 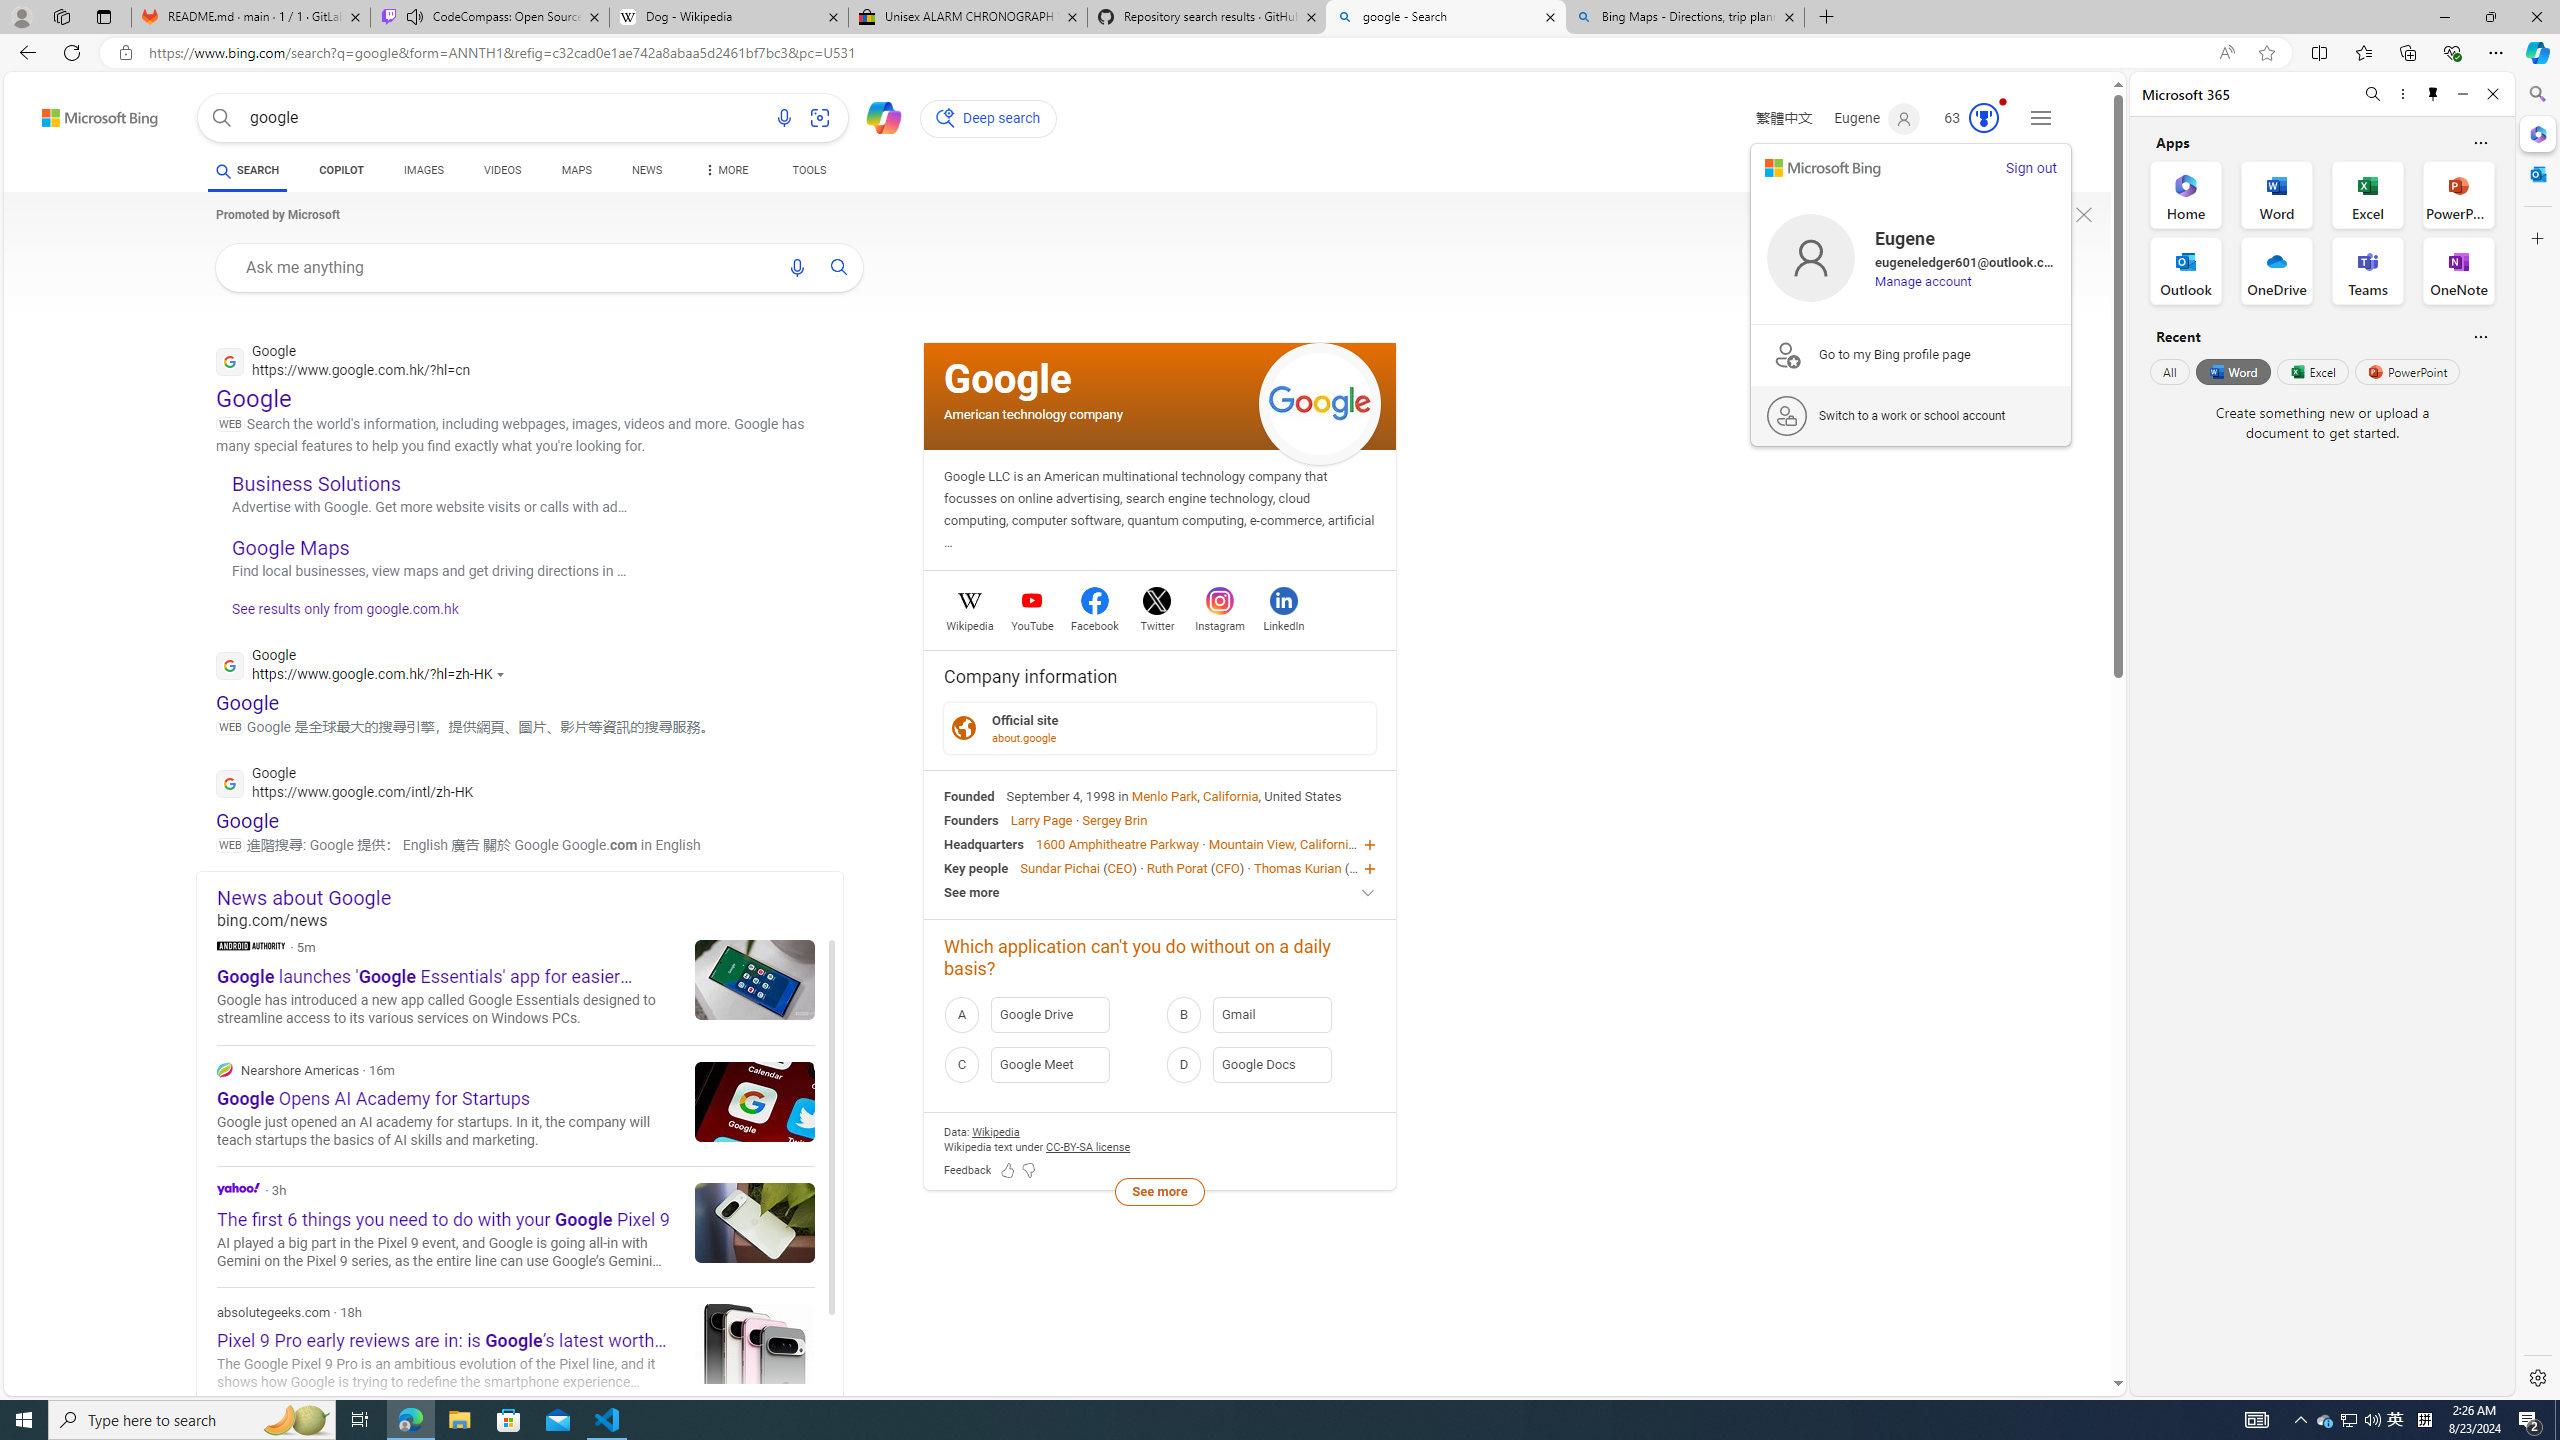 What do you see at coordinates (504, 674) in the screenshot?
I see `'Actions for this site'` at bounding box center [504, 674].